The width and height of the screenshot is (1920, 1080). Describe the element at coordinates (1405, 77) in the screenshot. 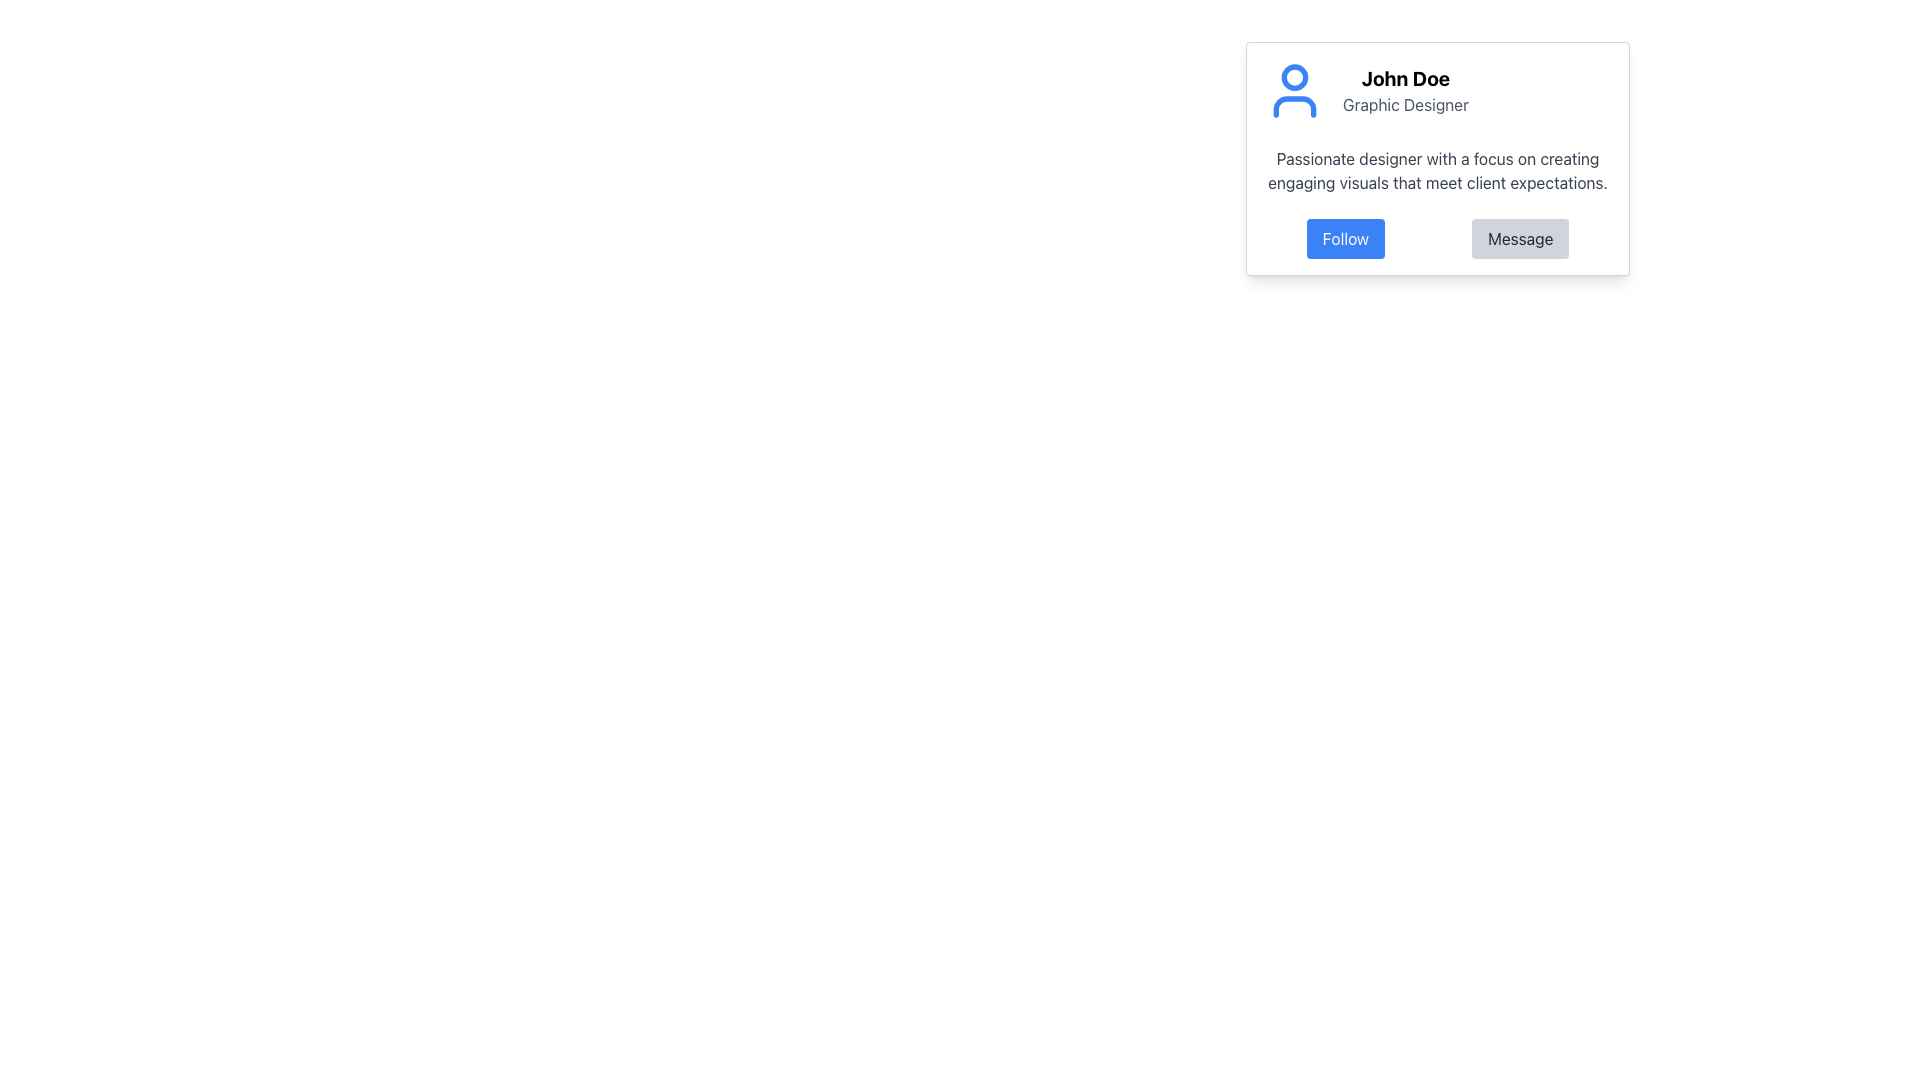

I see `name label that indicates the profile name of the individual, positioned above the 'Graphic Designer' text in the interface` at that location.